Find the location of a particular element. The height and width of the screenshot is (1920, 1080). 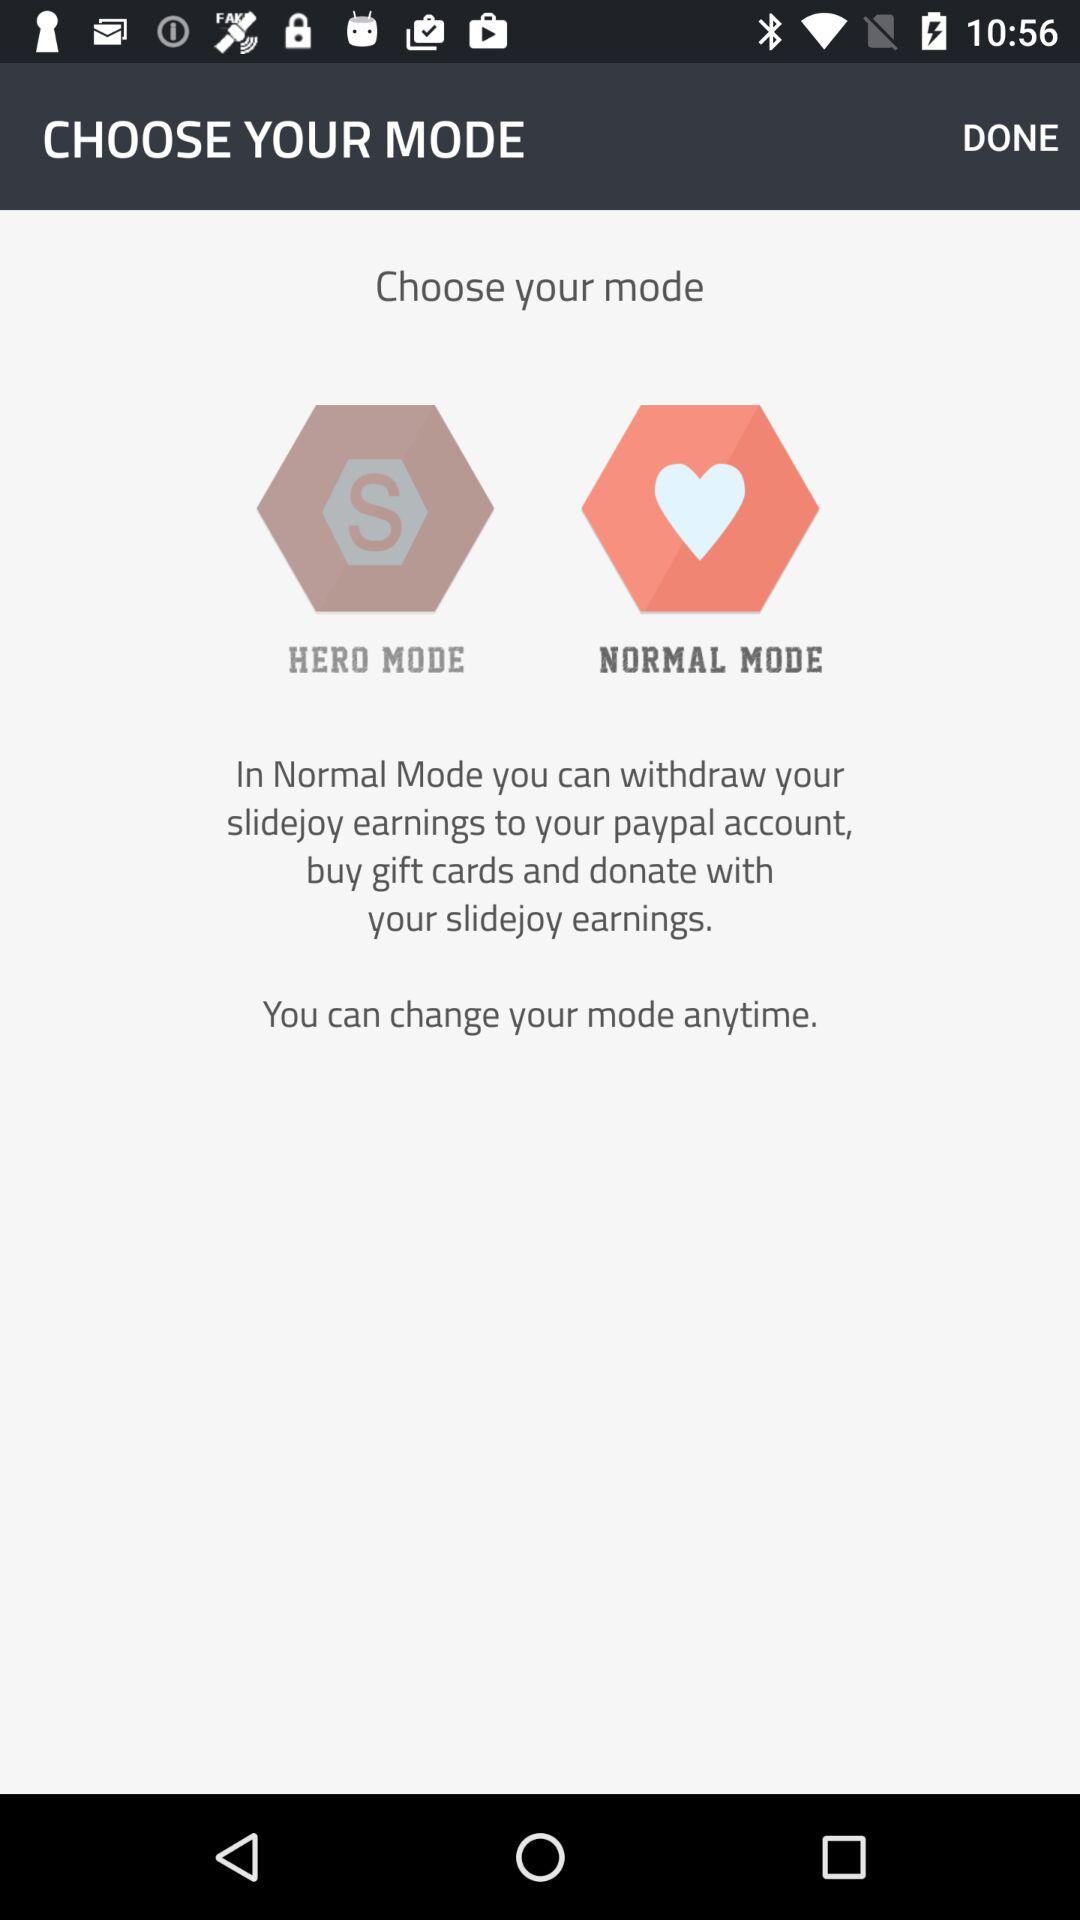

chose game mode is located at coordinates (375, 538).